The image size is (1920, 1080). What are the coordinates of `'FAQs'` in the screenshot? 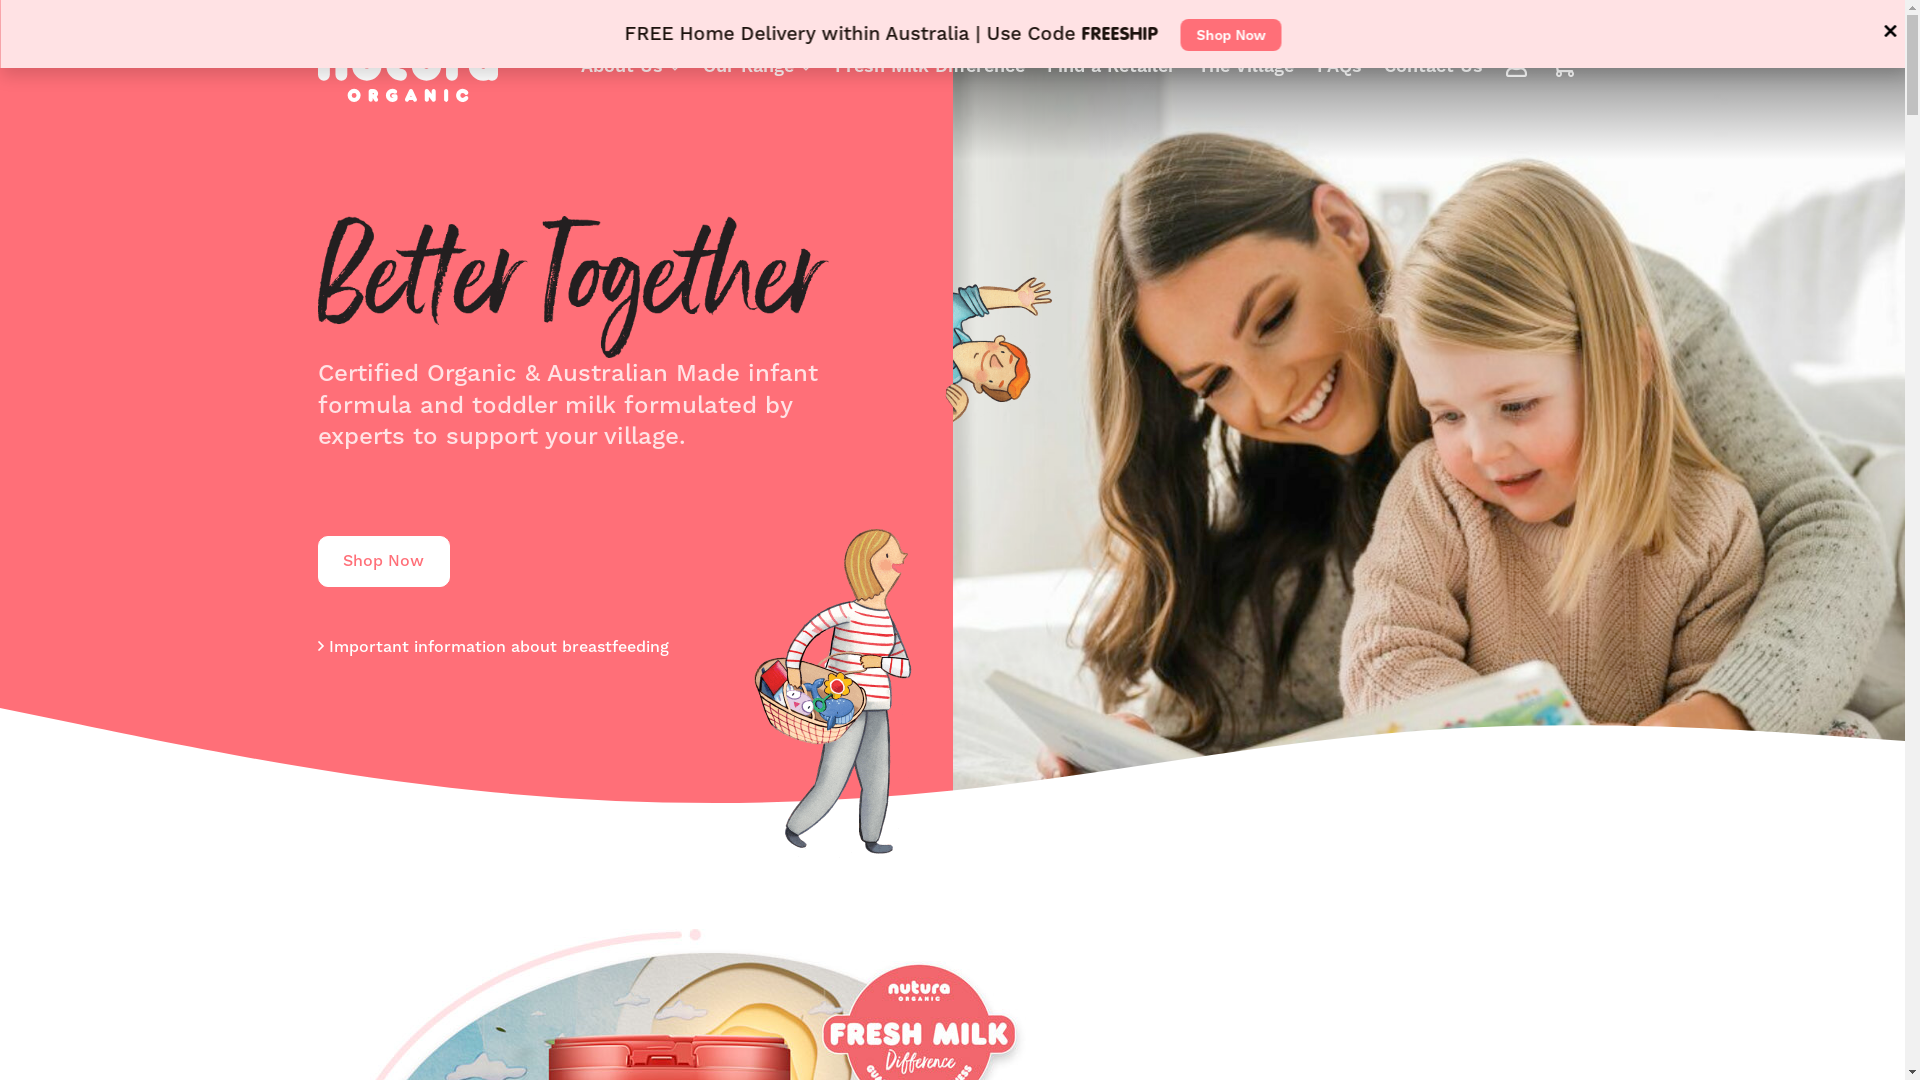 It's located at (1339, 64).